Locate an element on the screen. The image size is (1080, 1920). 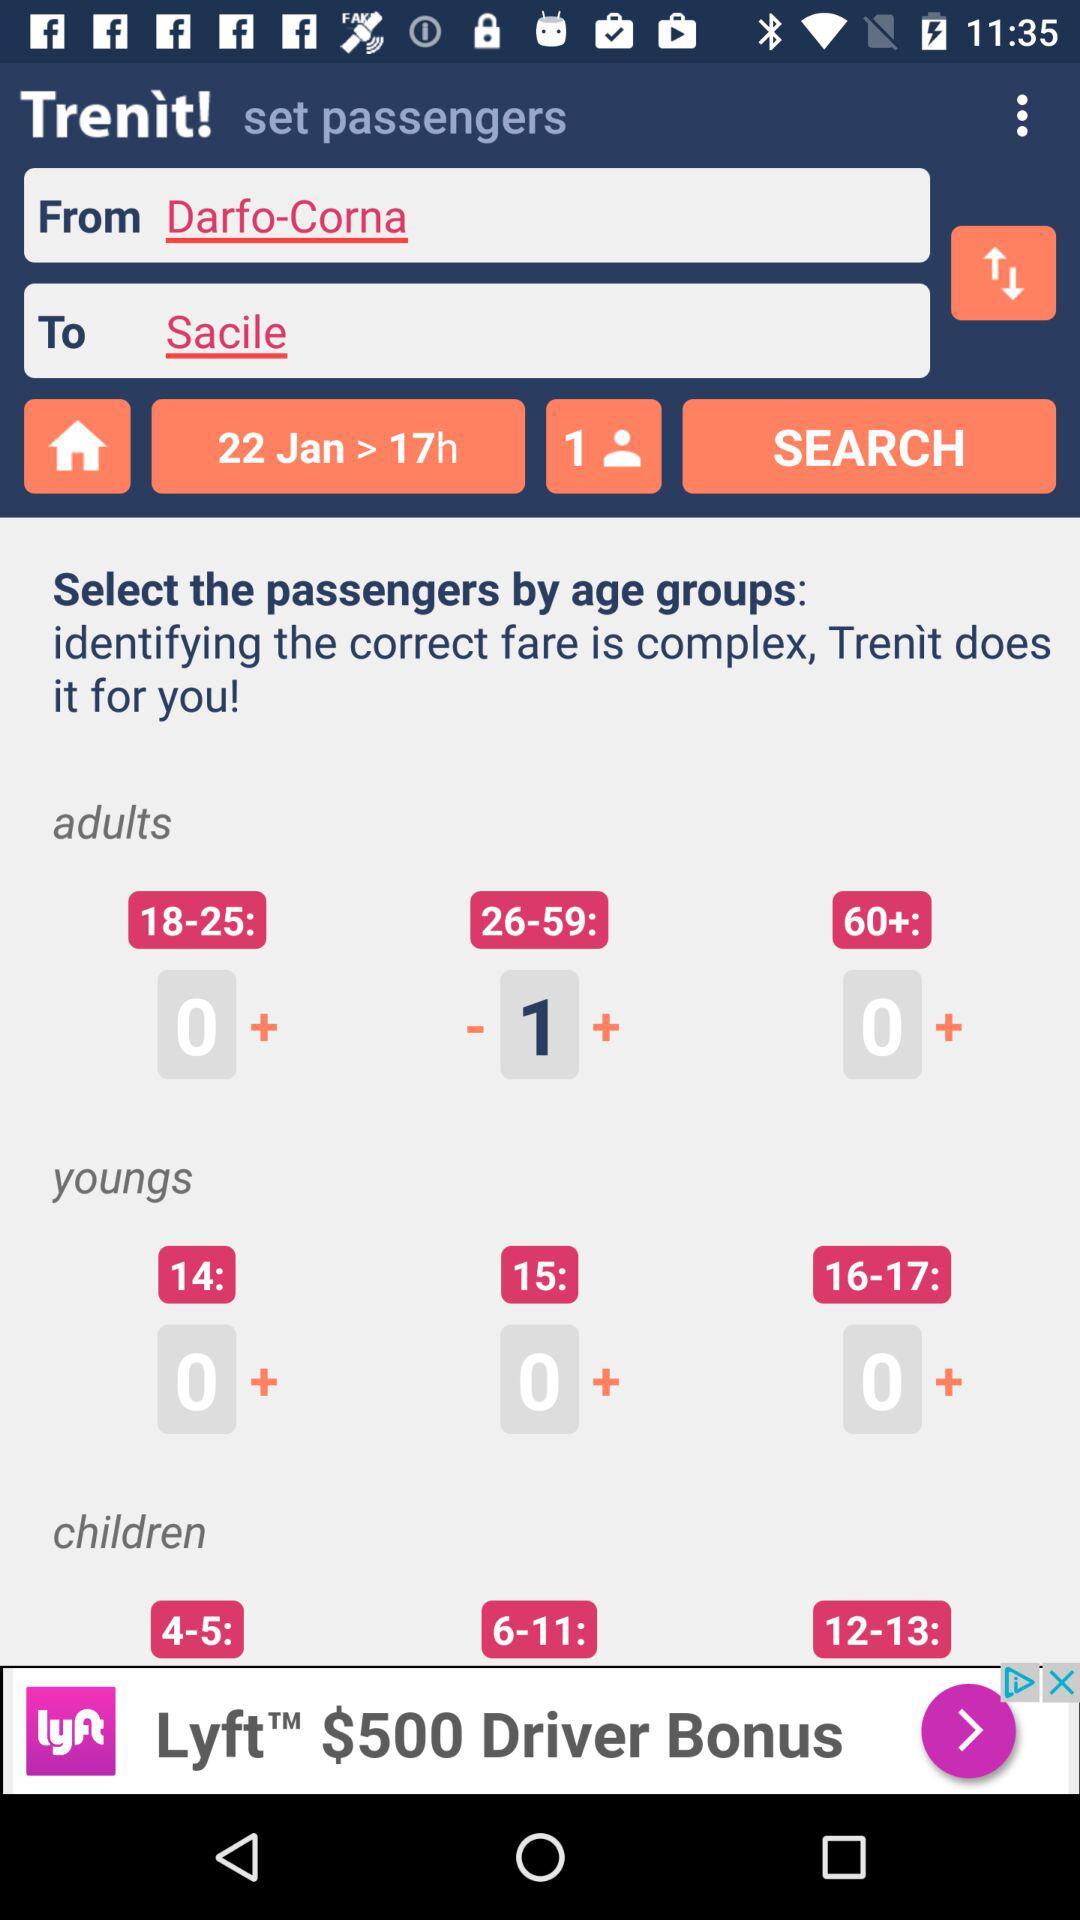
the add icon next to the number 1 is located at coordinates (617, 1024).